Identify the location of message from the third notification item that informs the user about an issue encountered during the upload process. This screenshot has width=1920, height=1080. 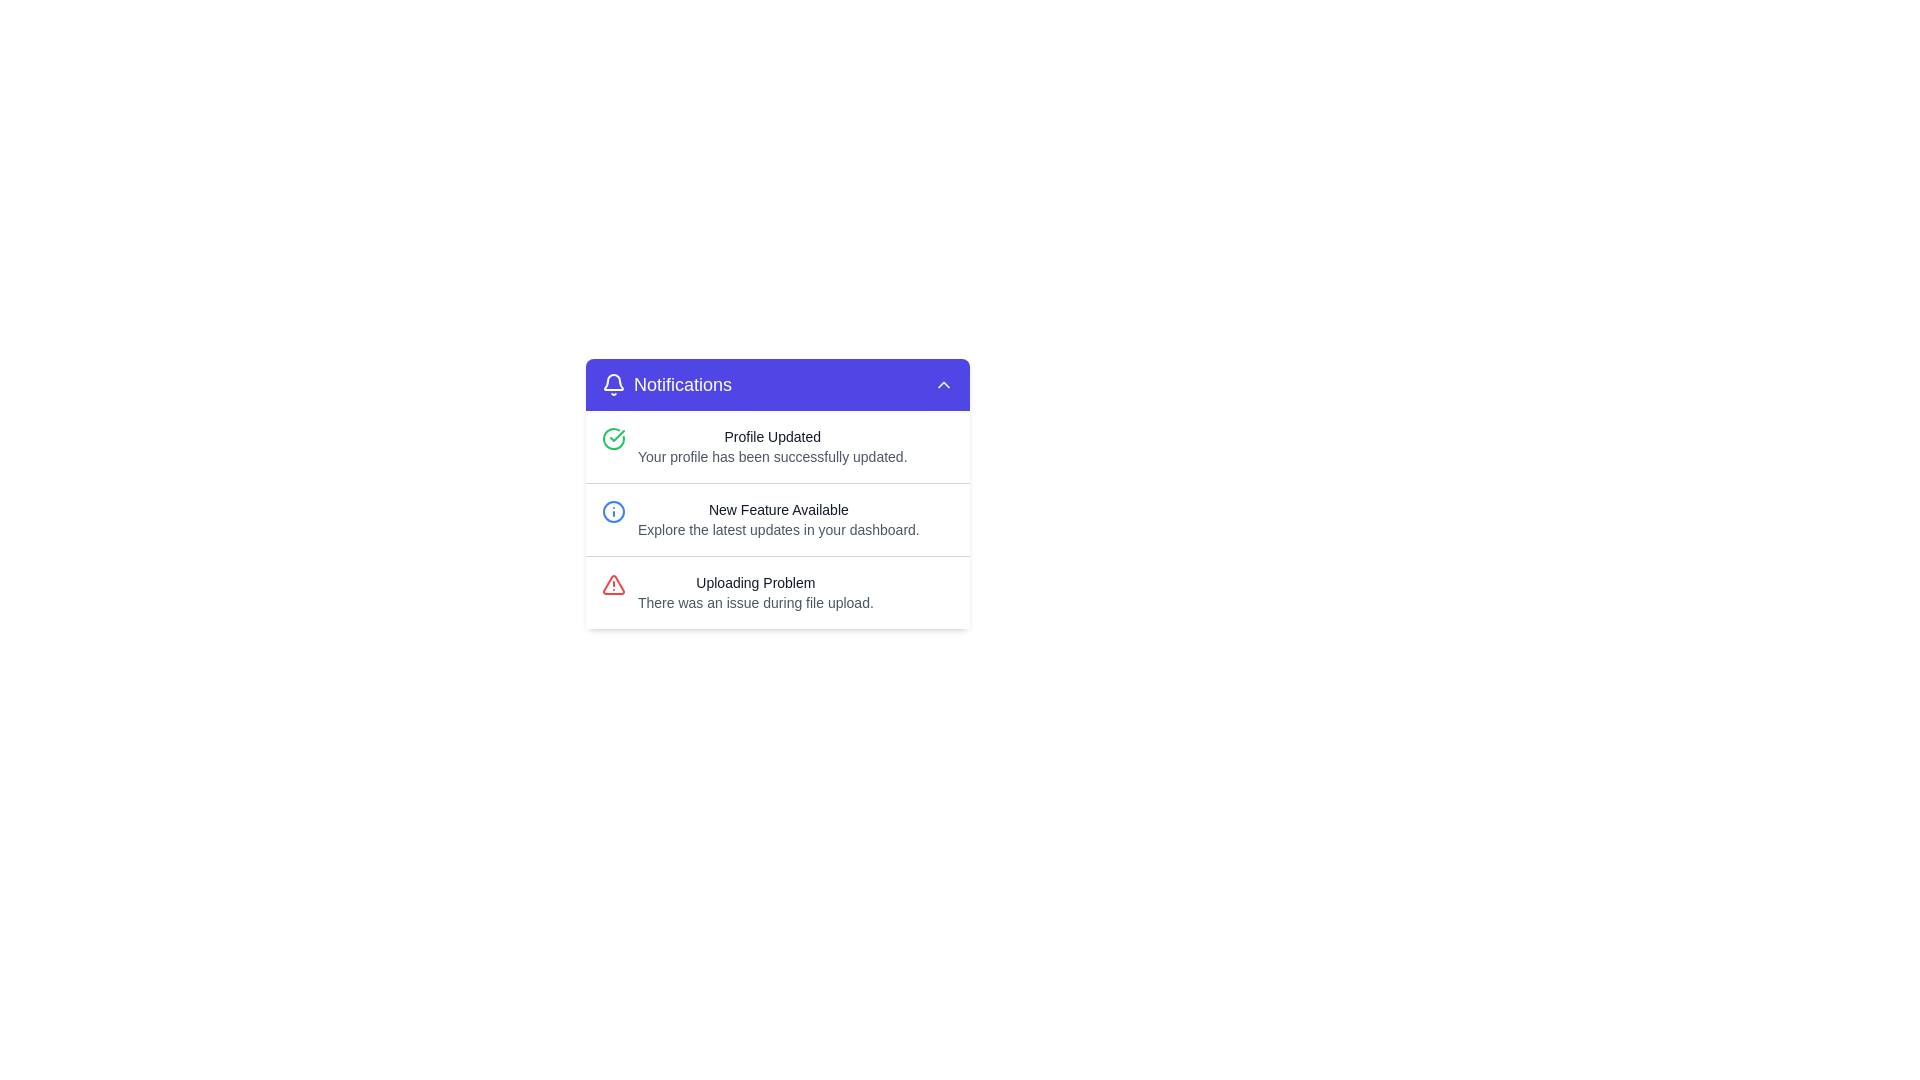
(776, 591).